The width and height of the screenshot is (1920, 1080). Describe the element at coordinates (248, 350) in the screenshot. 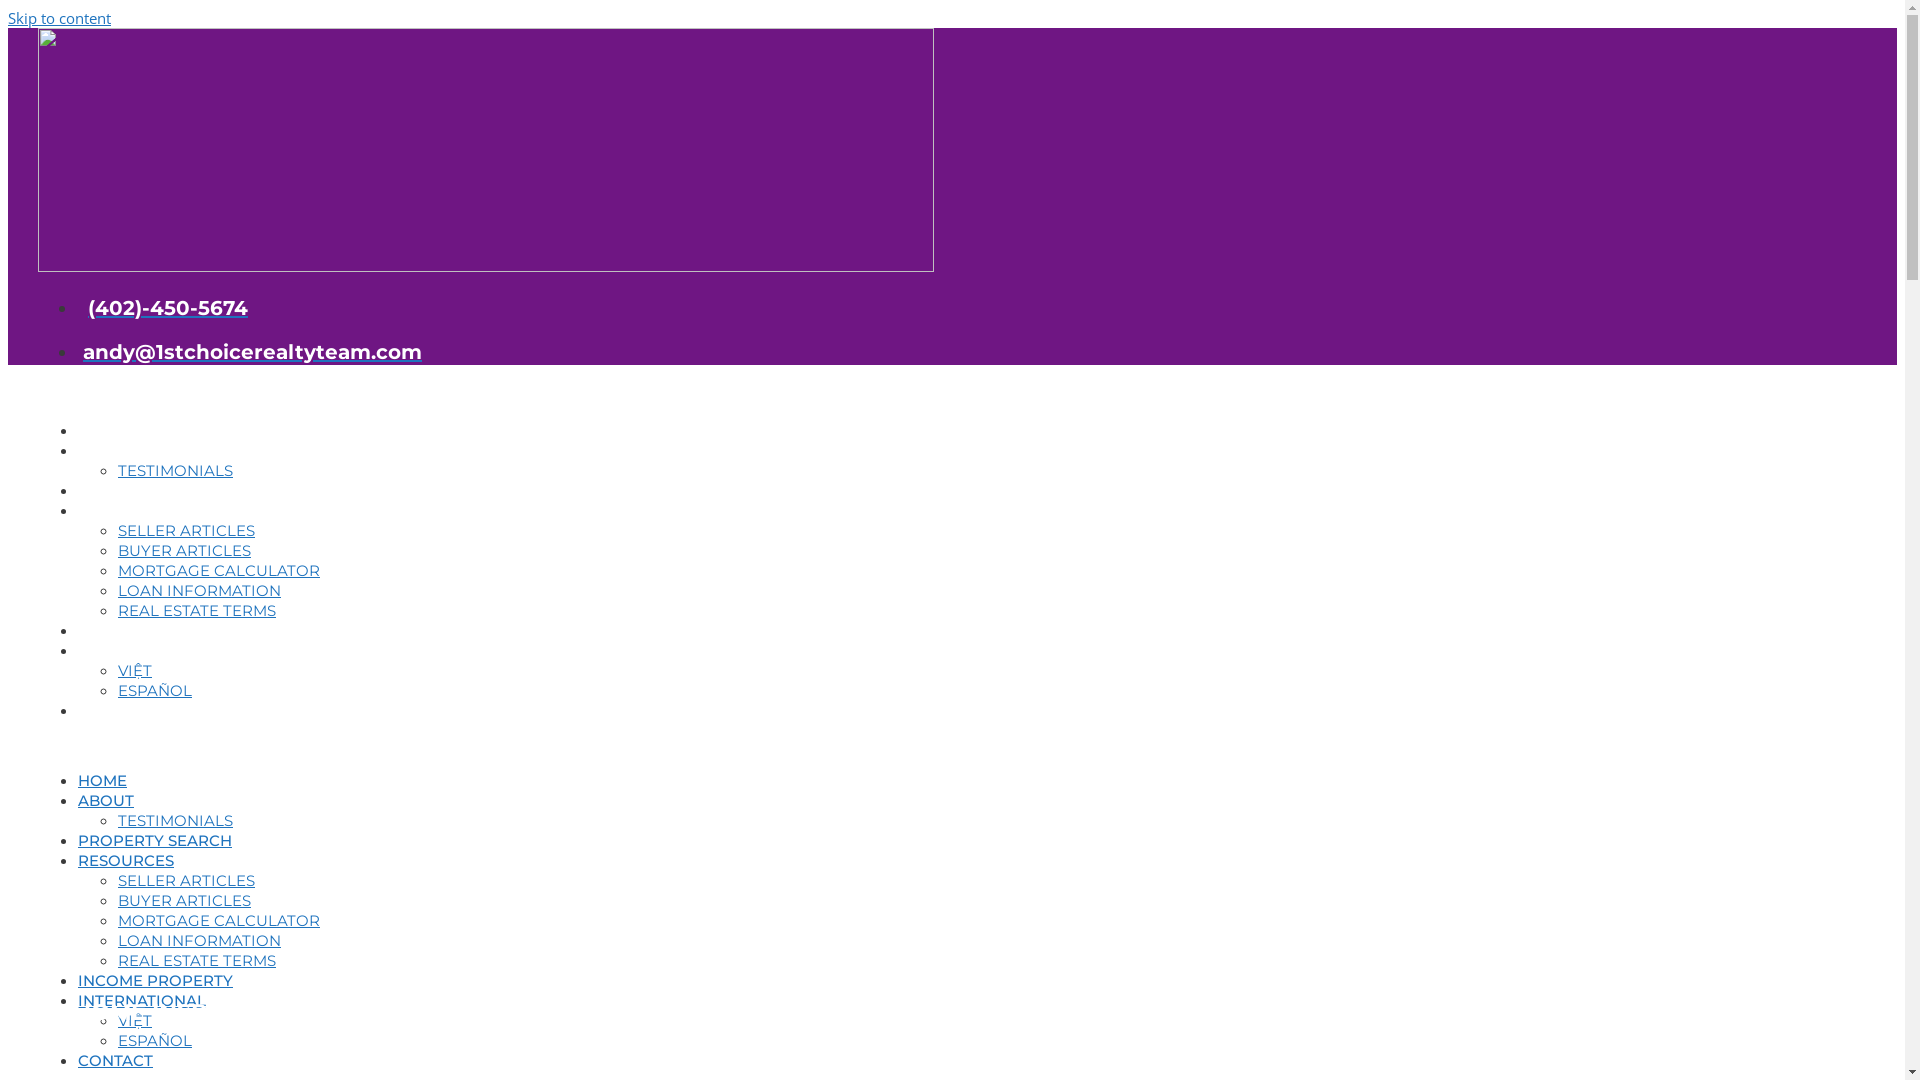

I see `'andy@1stchoicerealtyteam.com'` at that location.